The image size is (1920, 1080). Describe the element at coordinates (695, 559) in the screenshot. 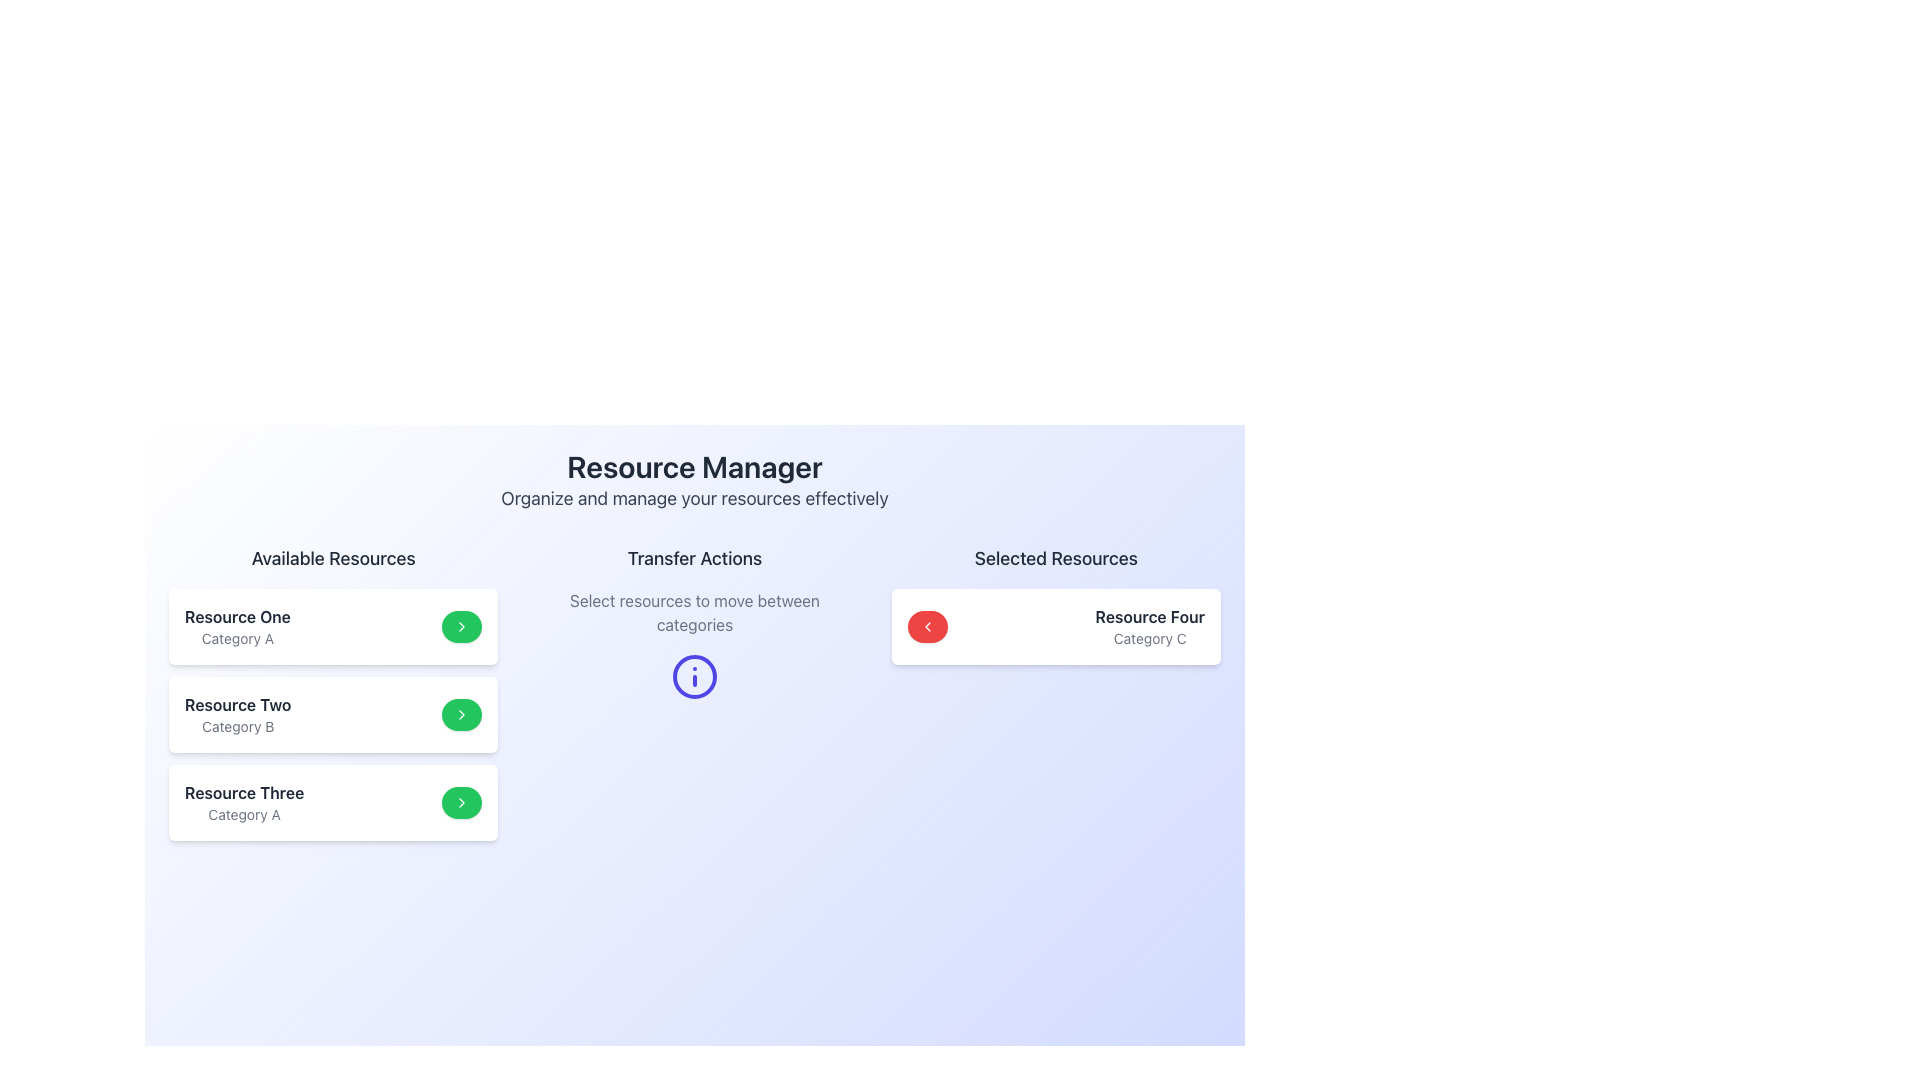

I see `the static text label reading 'Transfer Actions', which is styled with a larger font size and dark gray color, located in the center of the user interface above the informational description` at that location.